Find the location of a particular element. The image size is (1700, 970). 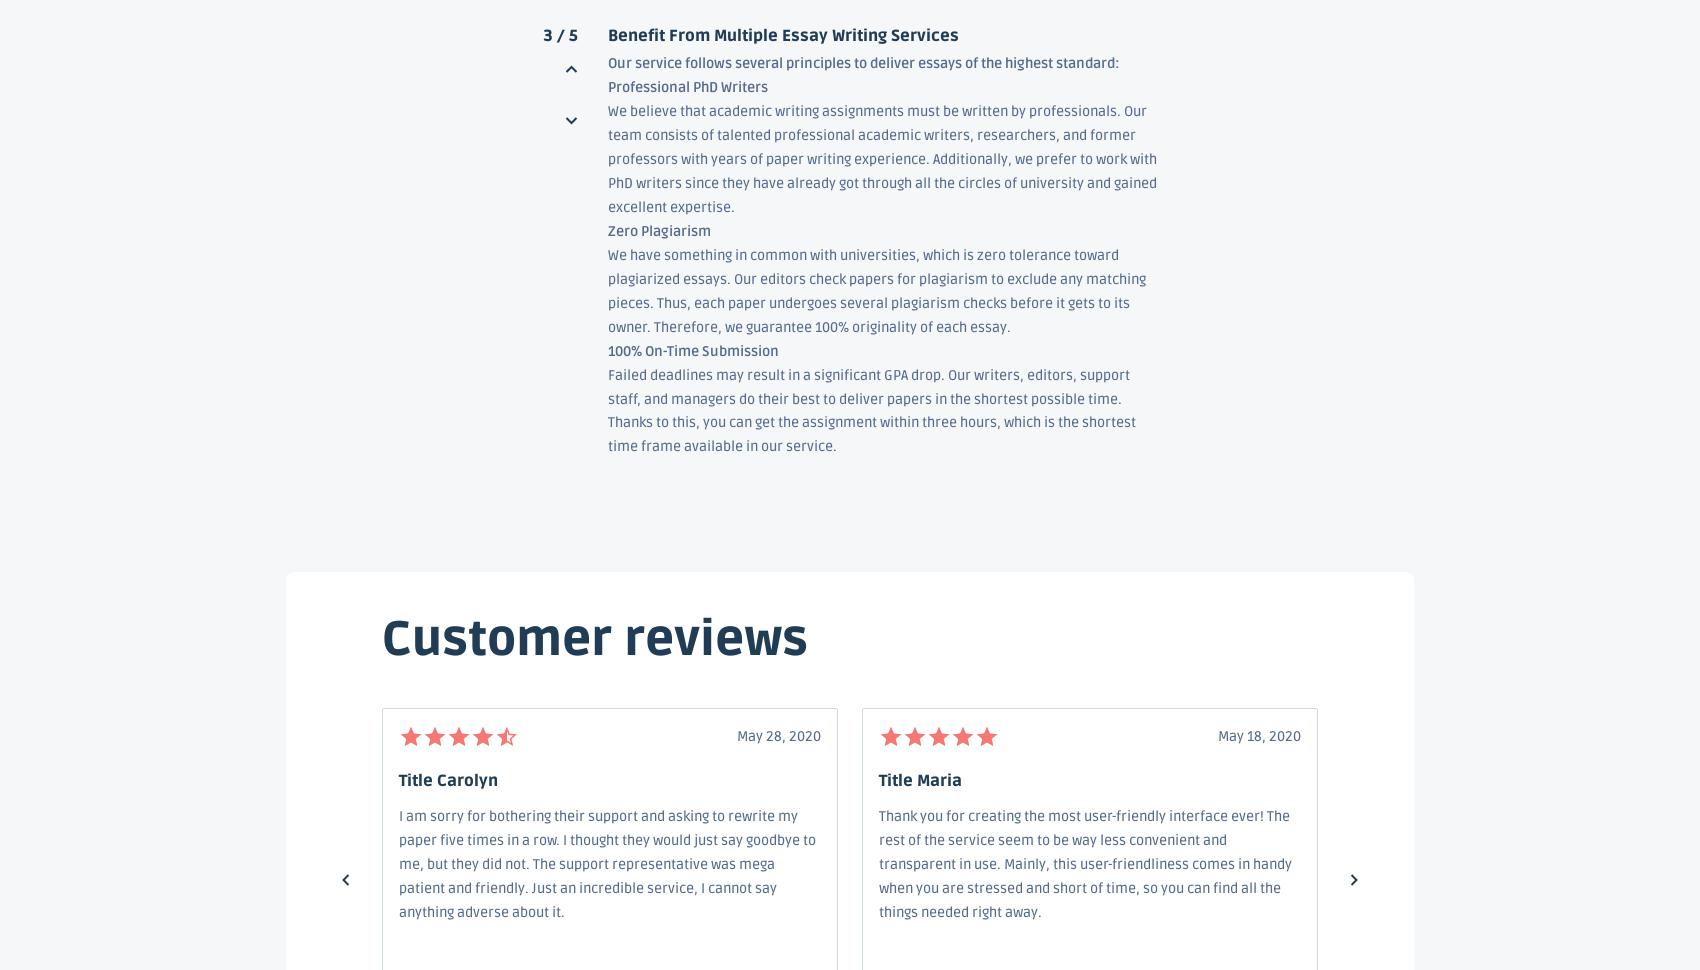

'We believe that academic writing assignments must be written by professionals. Our team consists of talented professional academic writers, researchers, and former professors with years of paper writing experience. Additionally, we prefer to work with PhD writers since they have already got through all the circles of university and gained excellent expertise.' is located at coordinates (881, 158).